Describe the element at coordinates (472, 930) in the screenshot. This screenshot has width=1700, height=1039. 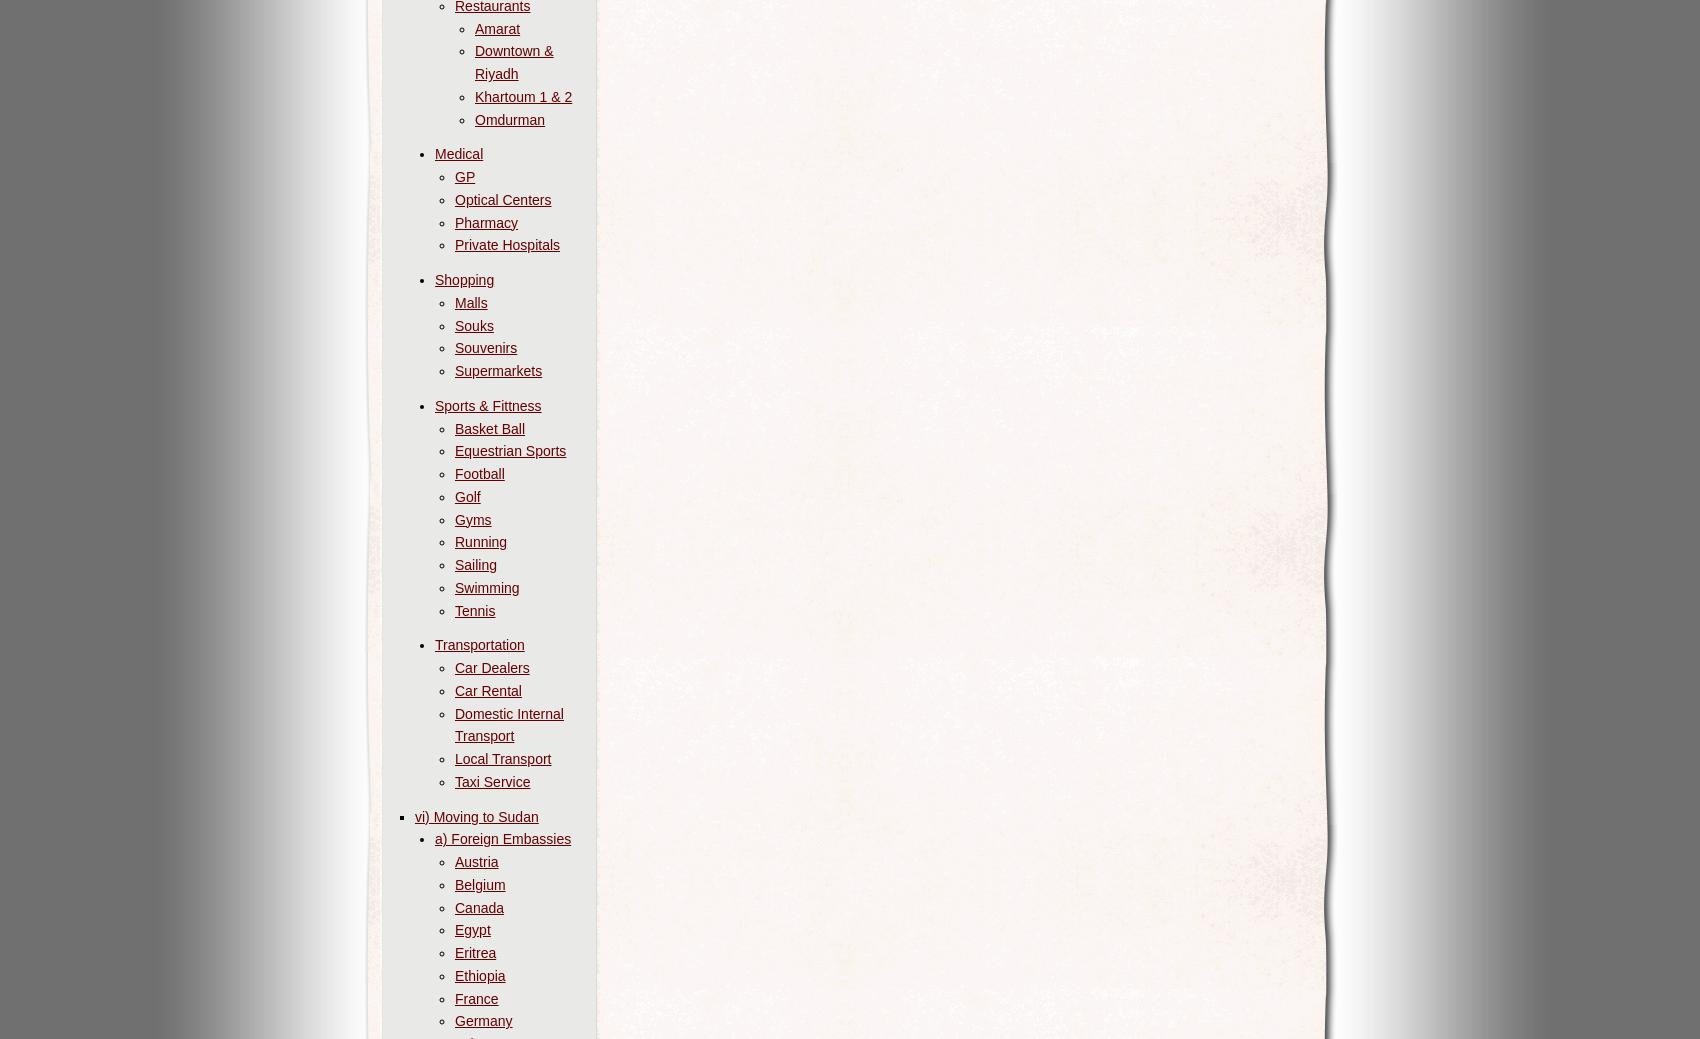
I see `'Egypt'` at that location.